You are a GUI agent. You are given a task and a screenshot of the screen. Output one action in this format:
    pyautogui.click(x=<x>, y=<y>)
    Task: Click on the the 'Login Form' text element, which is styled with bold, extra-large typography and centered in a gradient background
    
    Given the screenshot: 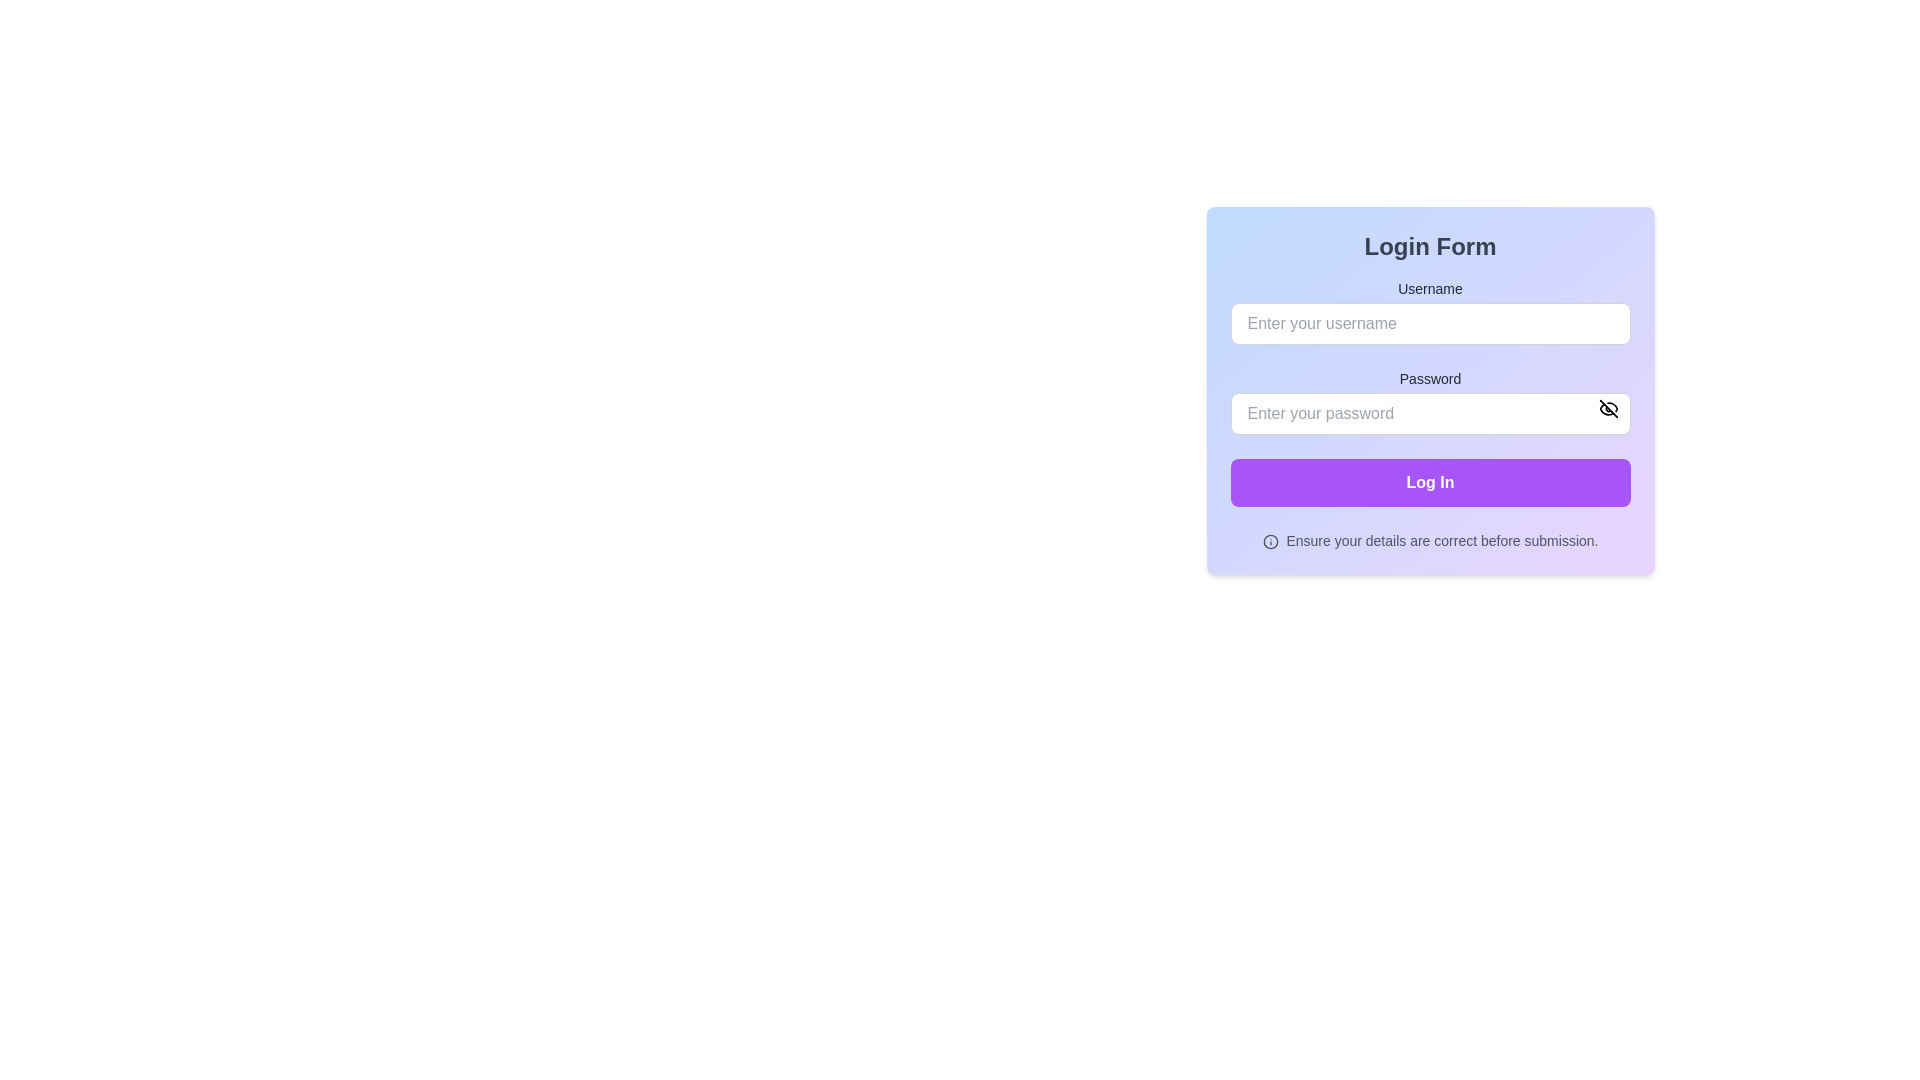 What is the action you would take?
    pyautogui.click(x=1429, y=245)
    